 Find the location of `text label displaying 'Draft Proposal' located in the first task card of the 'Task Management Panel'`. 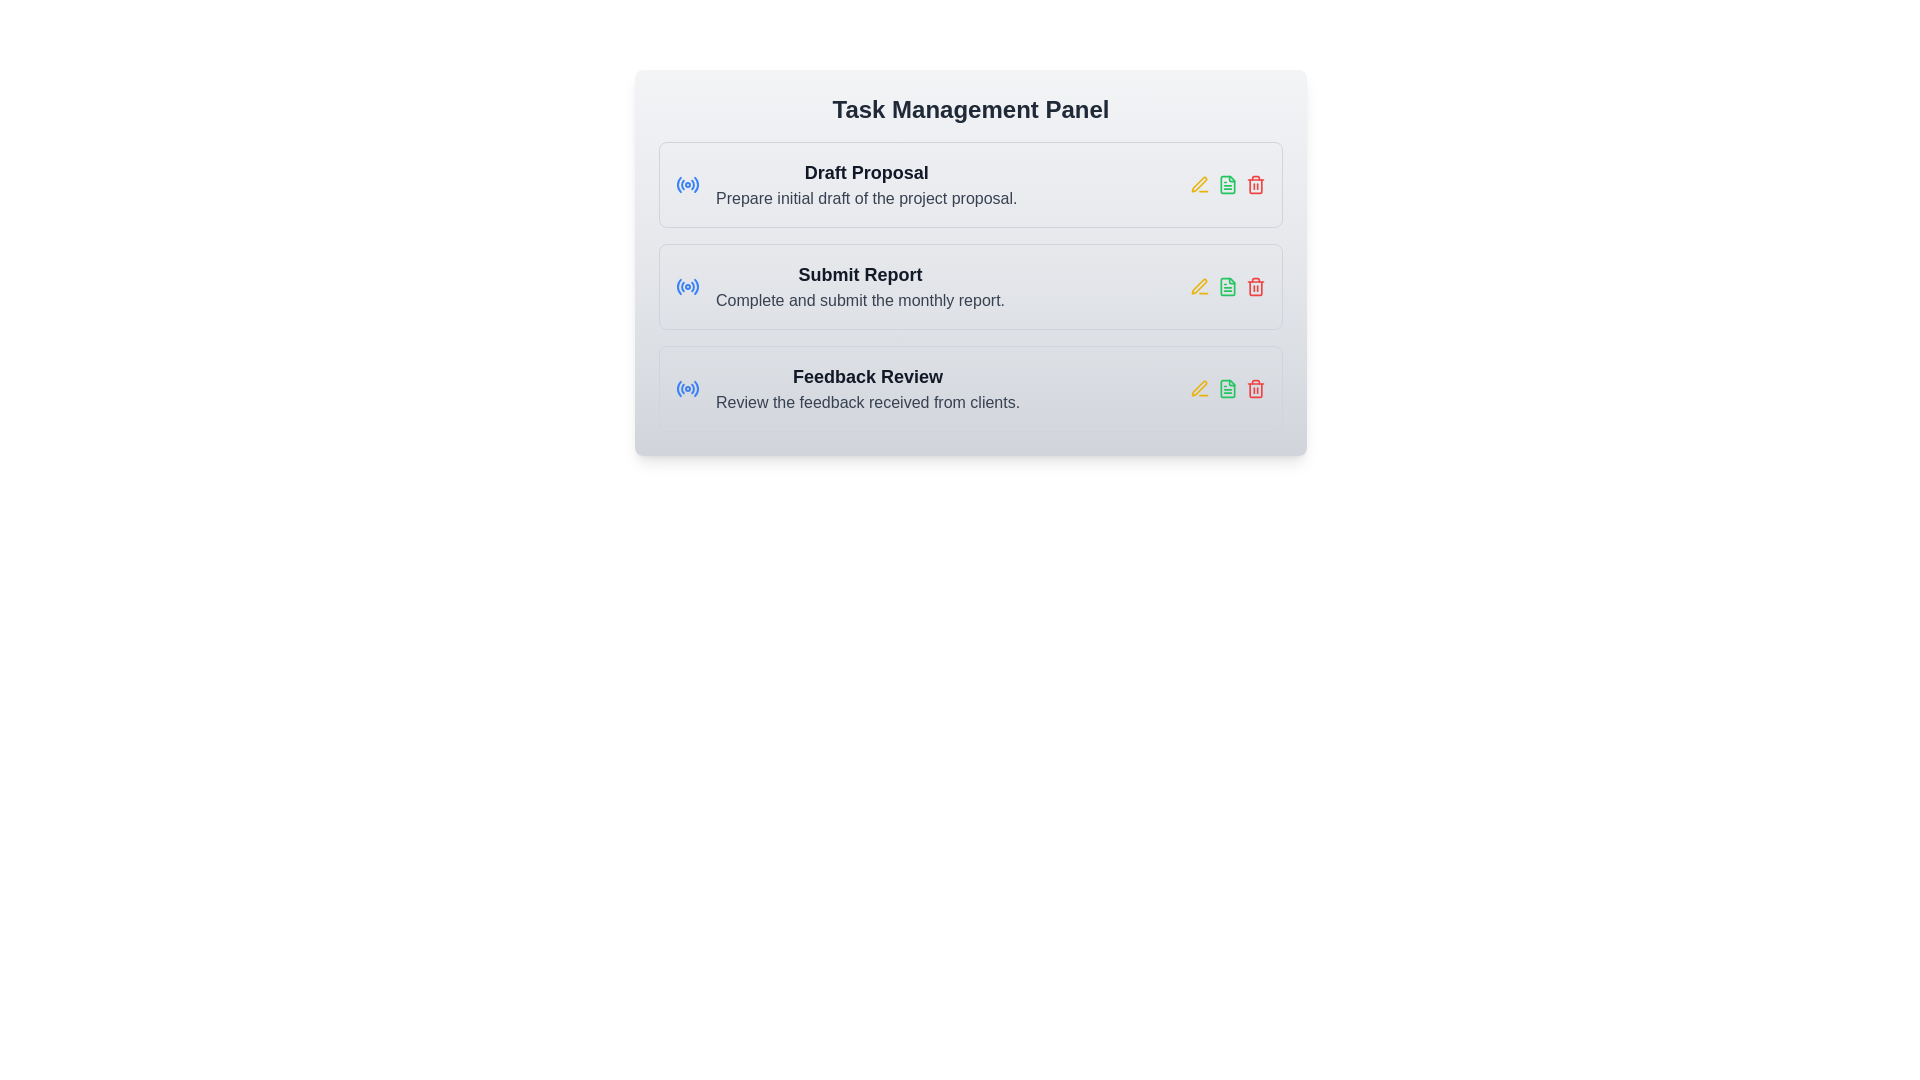

text label displaying 'Draft Proposal' located in the first task card of the 'Task Management Panel' is located at coordinates (866, 172).